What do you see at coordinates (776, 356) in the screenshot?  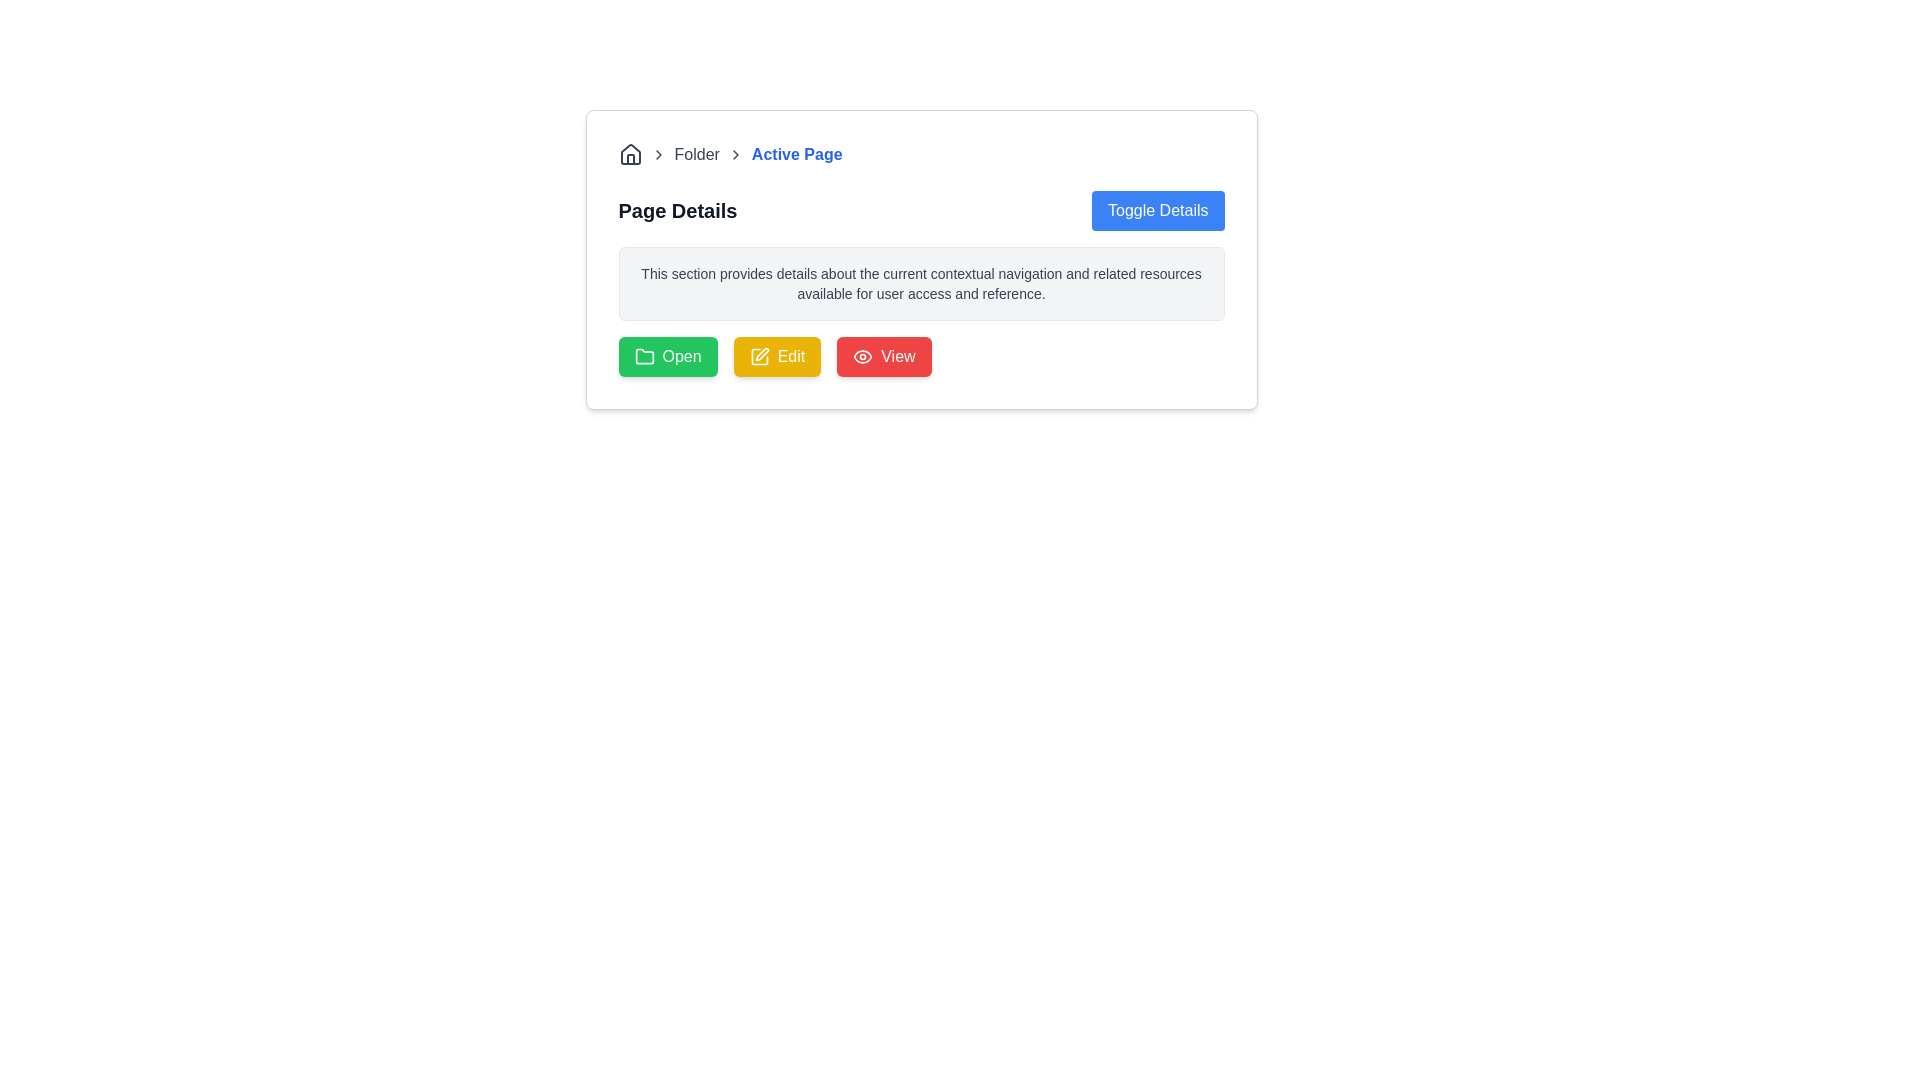 I see `the yellow 'Edit' button with rounded corners and a pencil icon to initiate the edit action` at bounding box center [776, 356].